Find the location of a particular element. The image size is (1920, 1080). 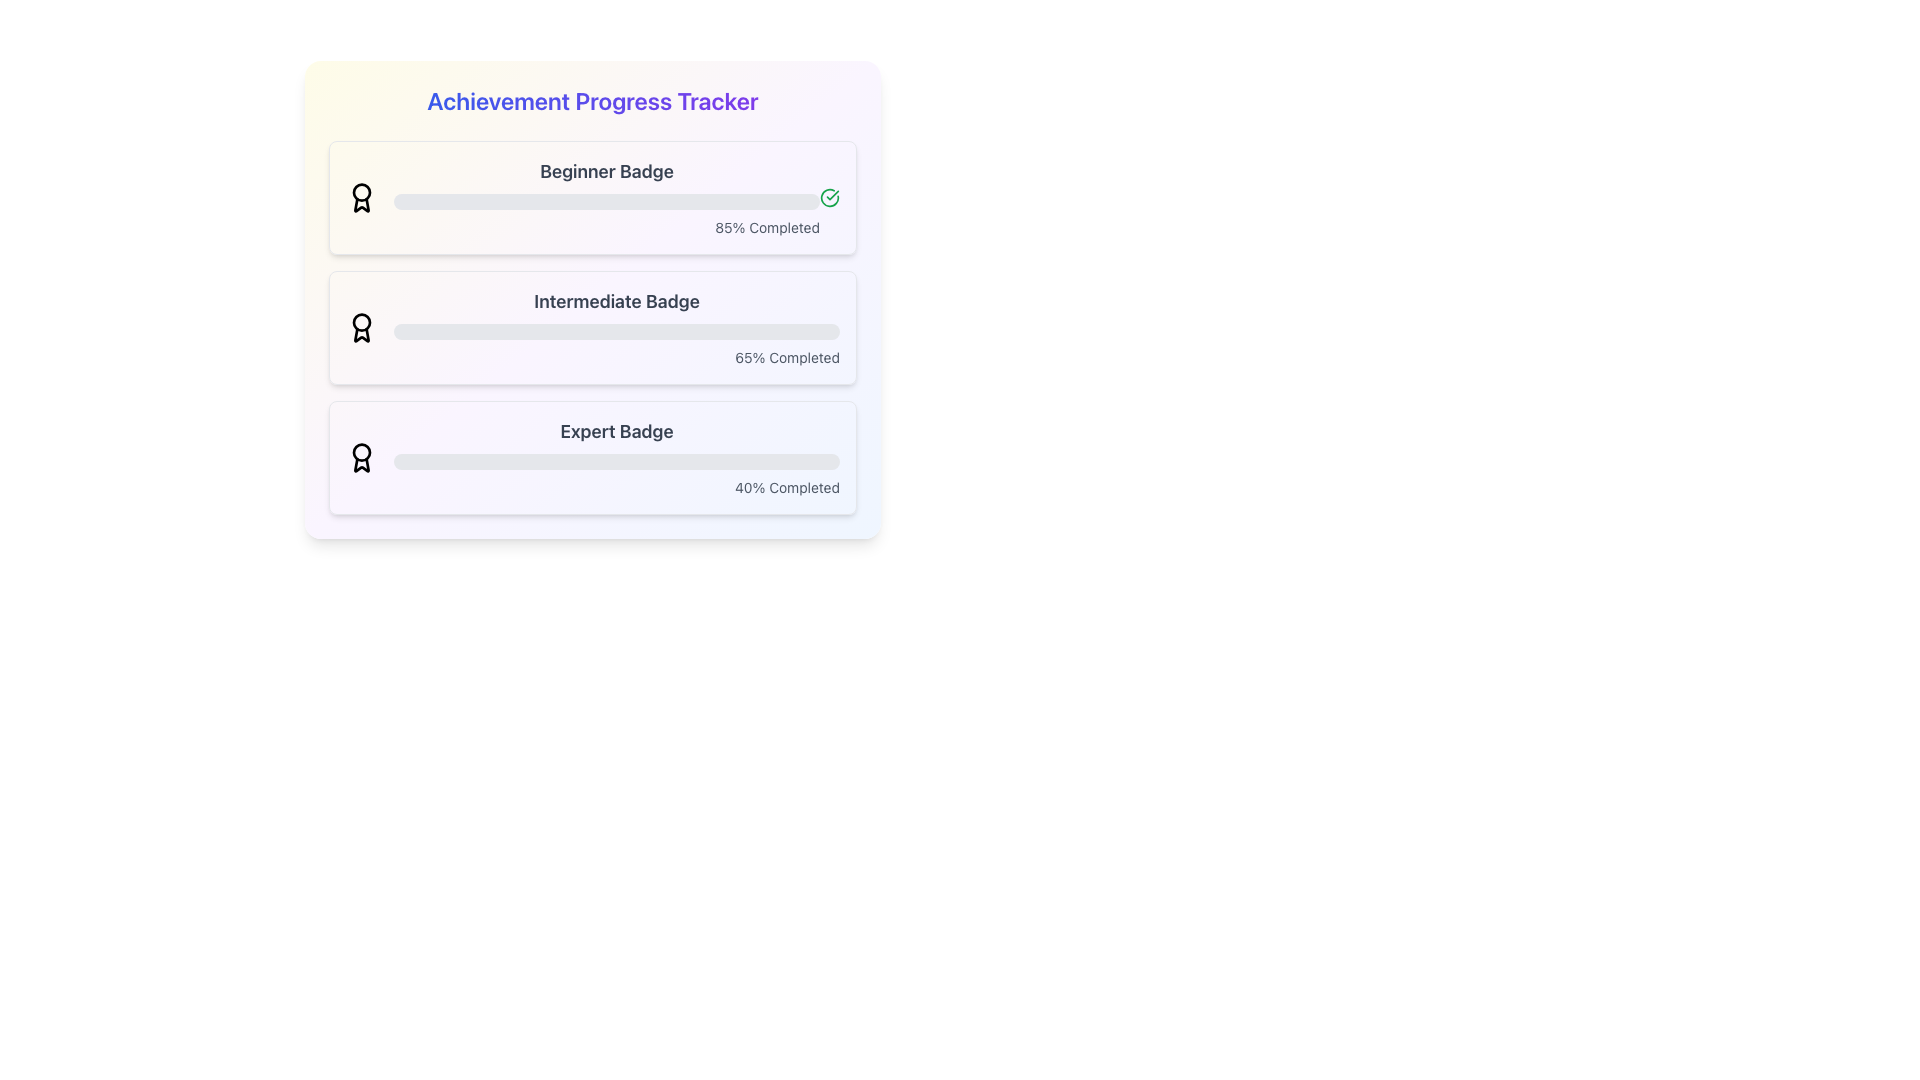

the Decorative Icon representing the 'Beginner Badge' located at the left end of the horizontal progress bar is located at coordinates (361, 205).